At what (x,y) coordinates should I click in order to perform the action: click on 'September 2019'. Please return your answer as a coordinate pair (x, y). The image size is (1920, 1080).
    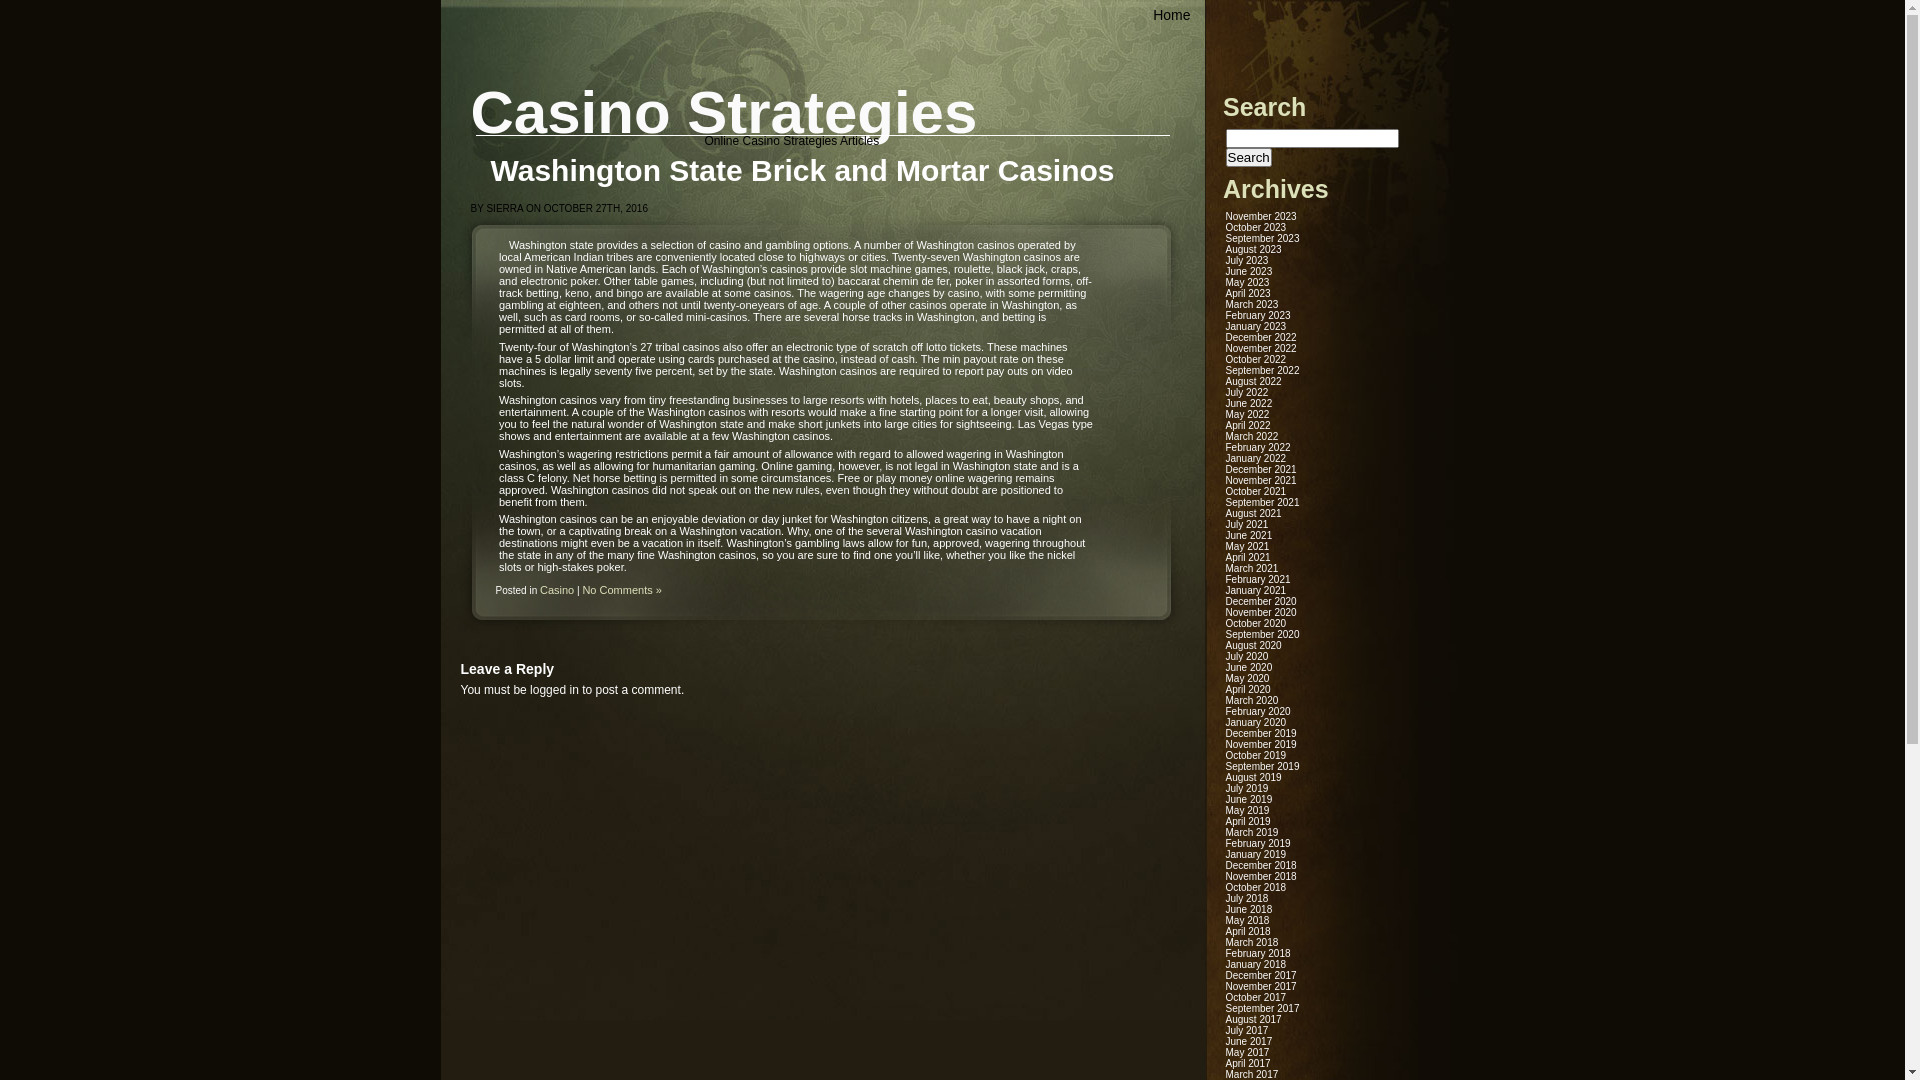
    Looking at the image, I should click on (1261, 765).